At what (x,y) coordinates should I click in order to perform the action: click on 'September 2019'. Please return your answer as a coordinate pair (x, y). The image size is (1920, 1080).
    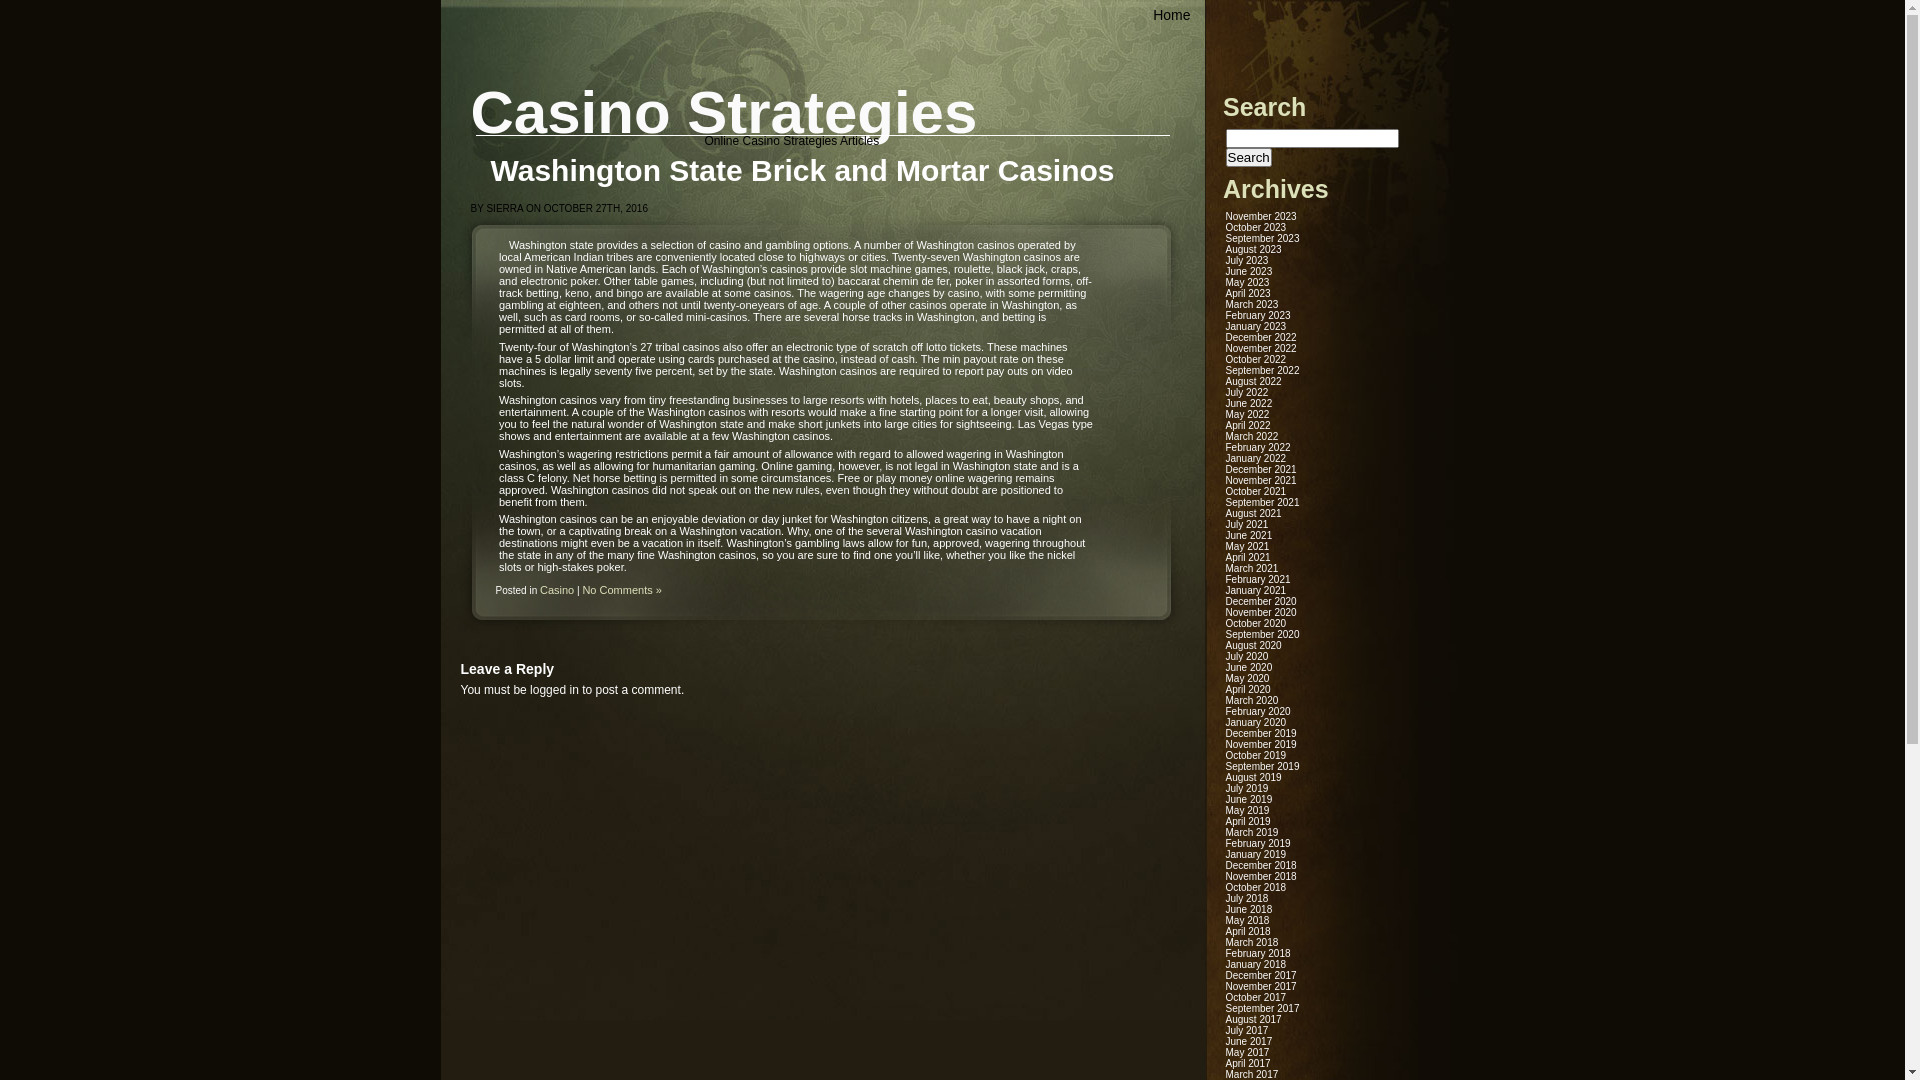
    Looking at the image, I should click on (1261, 765).